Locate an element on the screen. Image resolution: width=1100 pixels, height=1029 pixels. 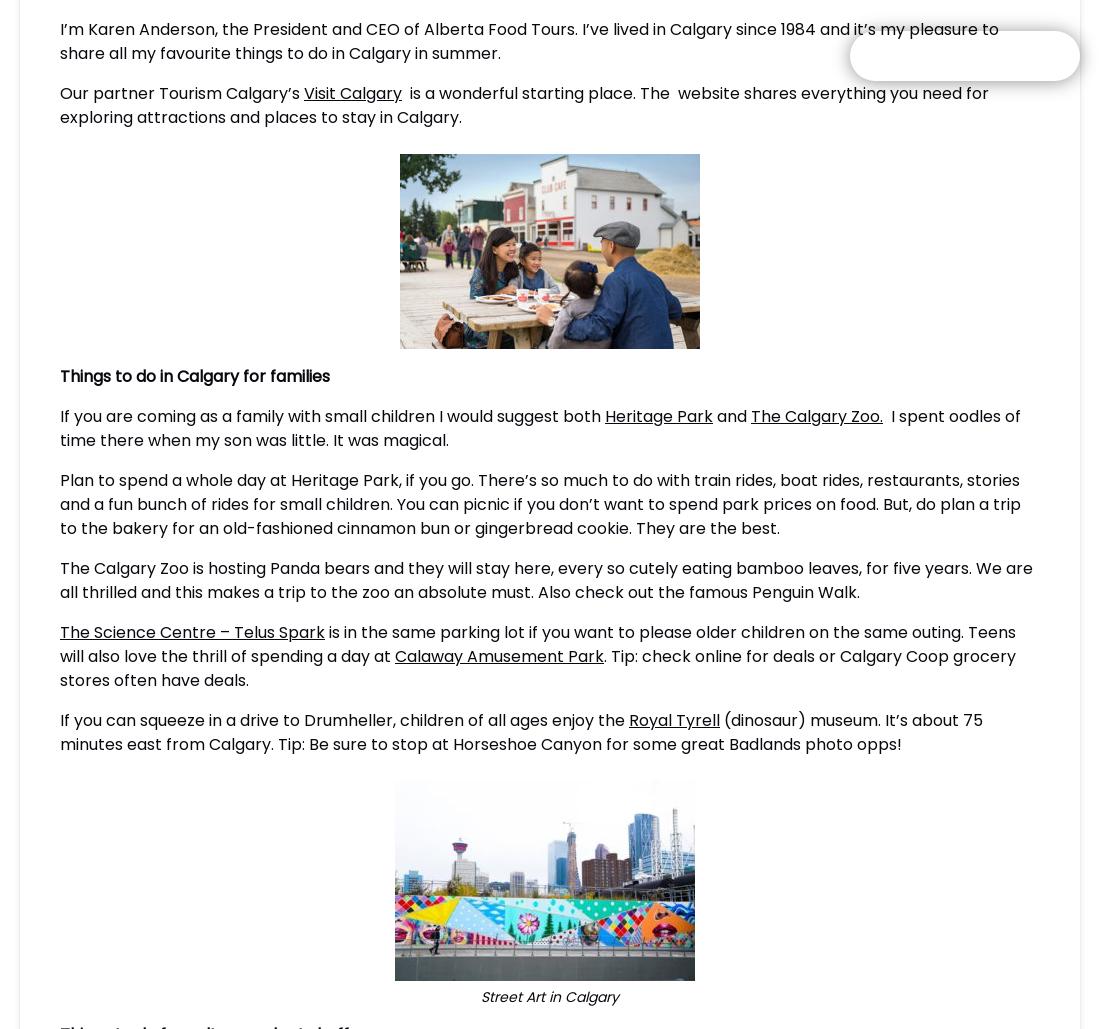
'If you can squeeze in a drive to Drumheller, children of all ages enjoy the' is located at coordinates (343, 719).